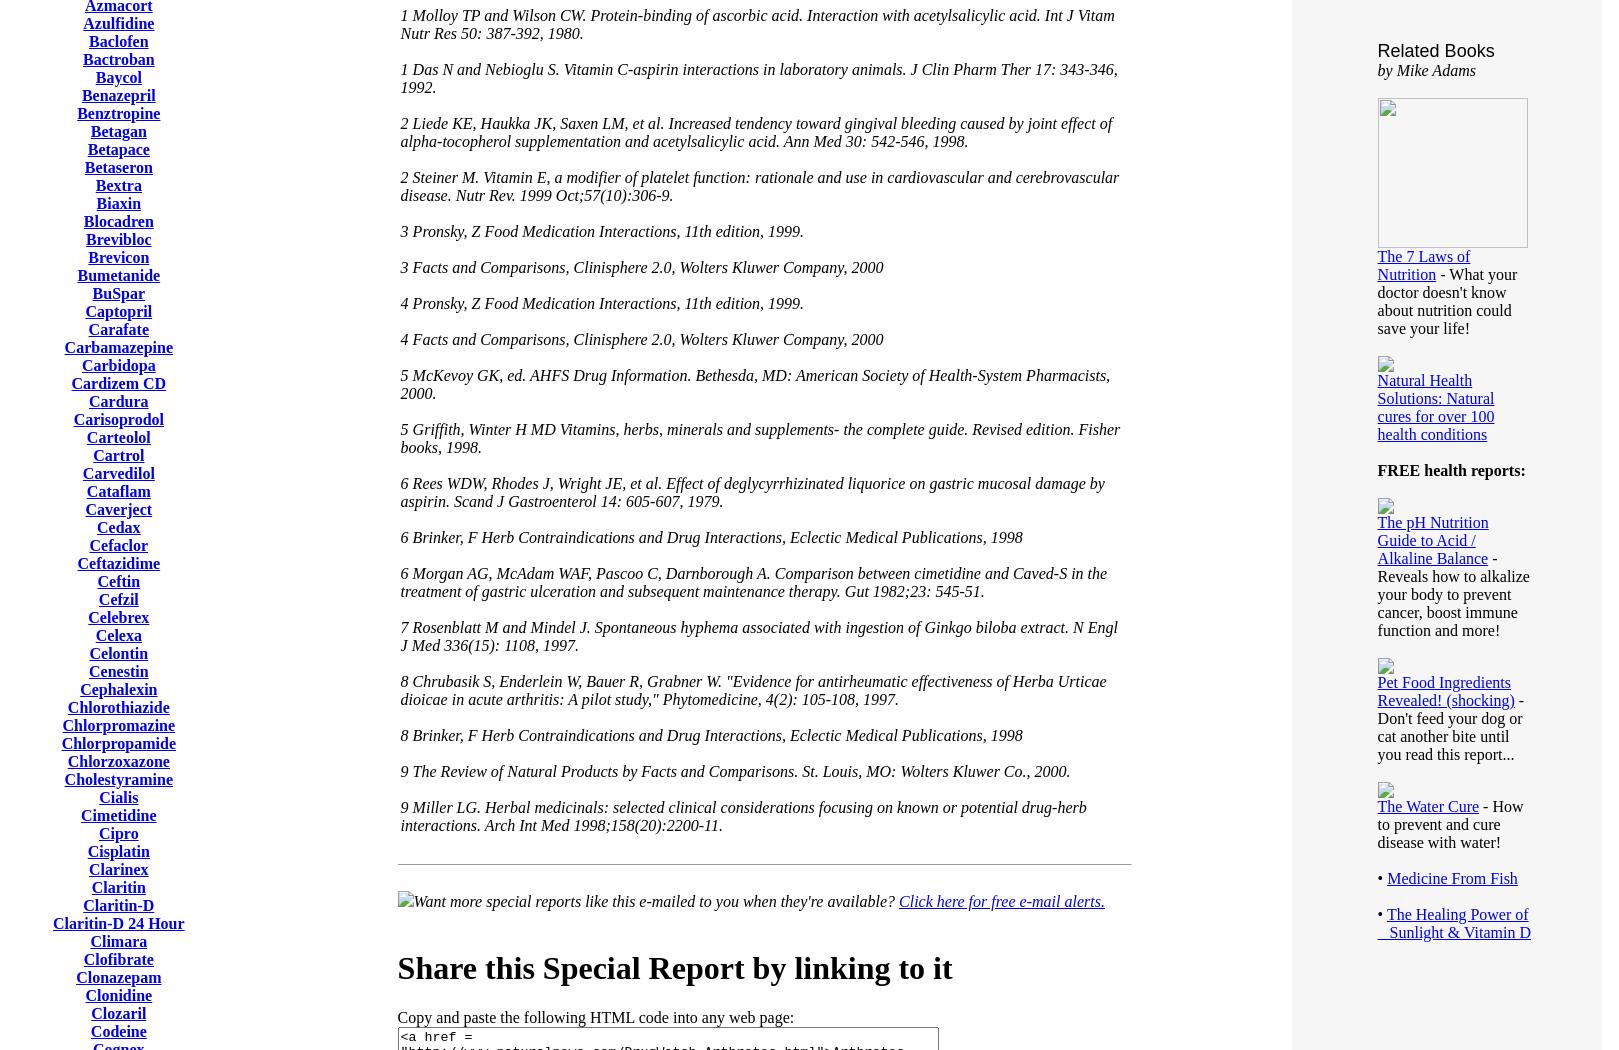 The height and width of the screenshot is (1050, 1619). Describe the element at coordinates (674, 966) in the screenshot. I see `'Share this Special Report by linking to it'` at that location.